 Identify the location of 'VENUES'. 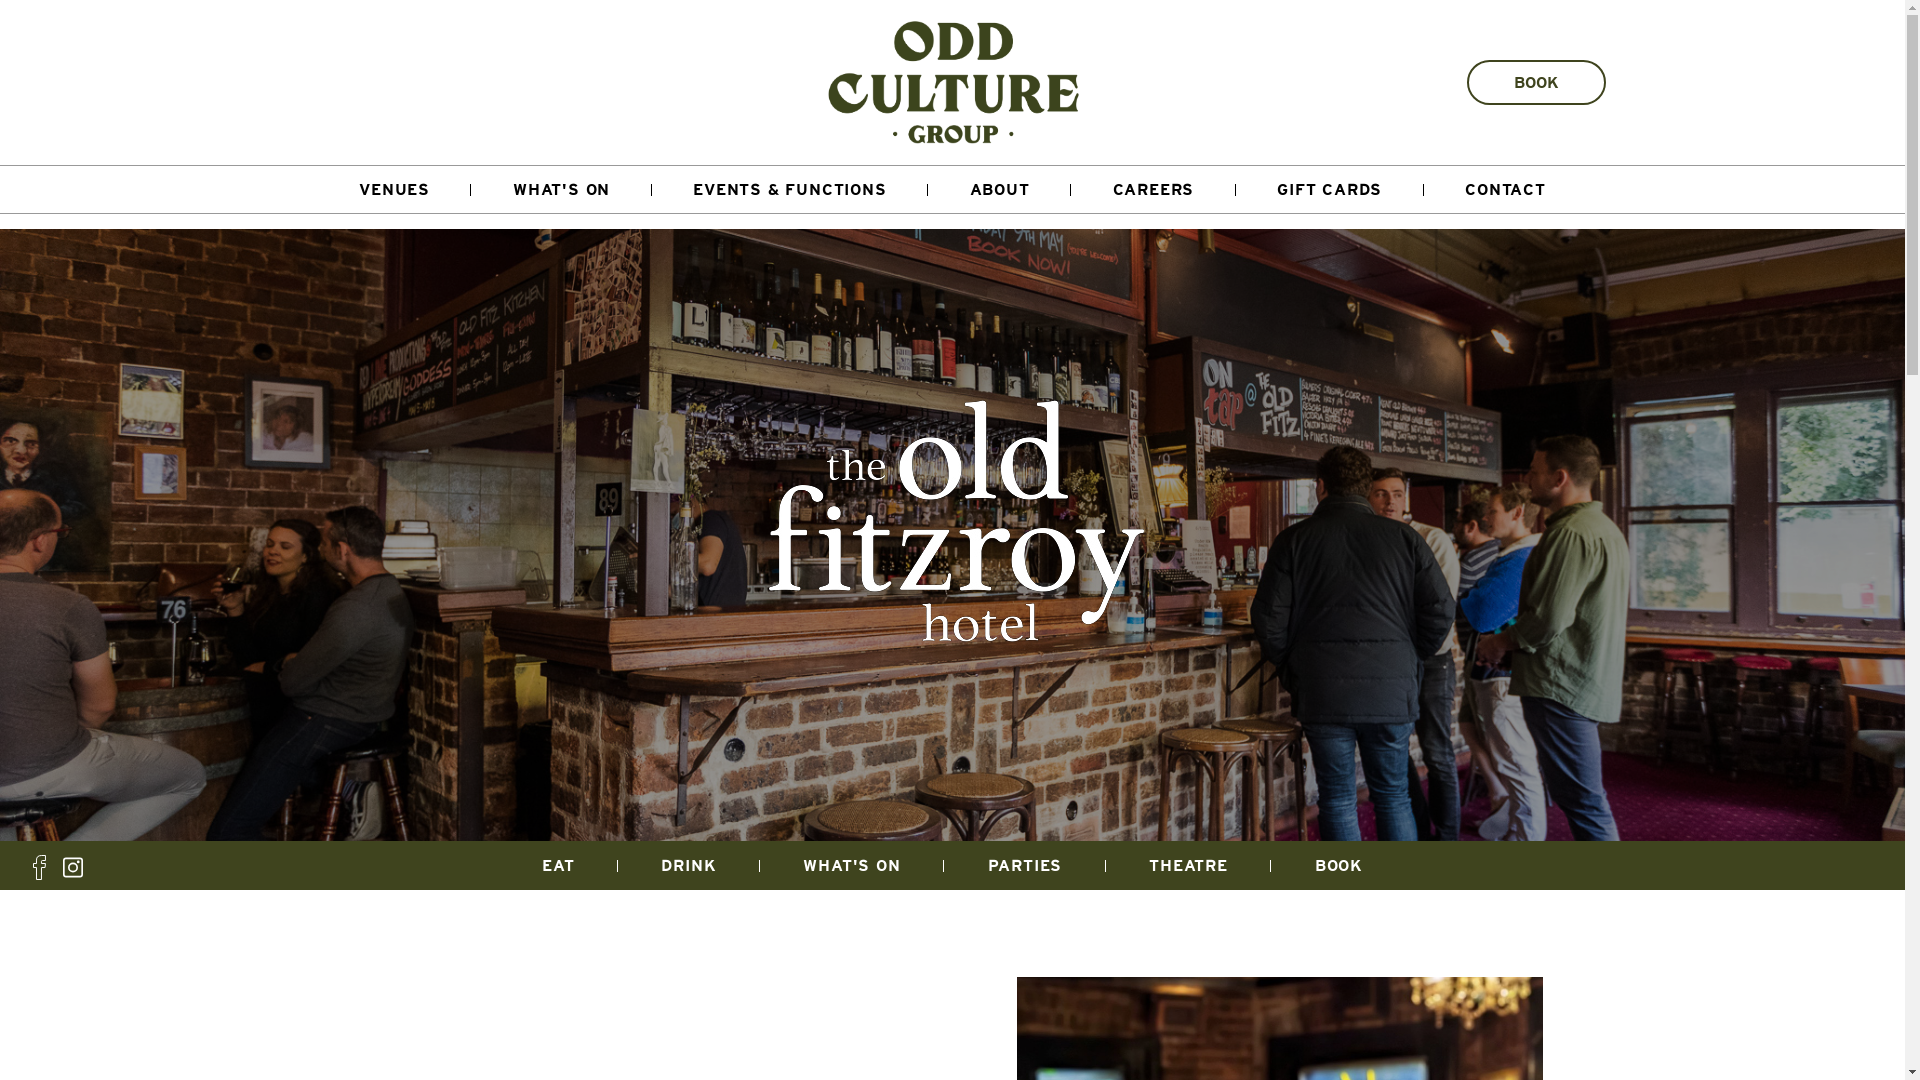
(316, 189).